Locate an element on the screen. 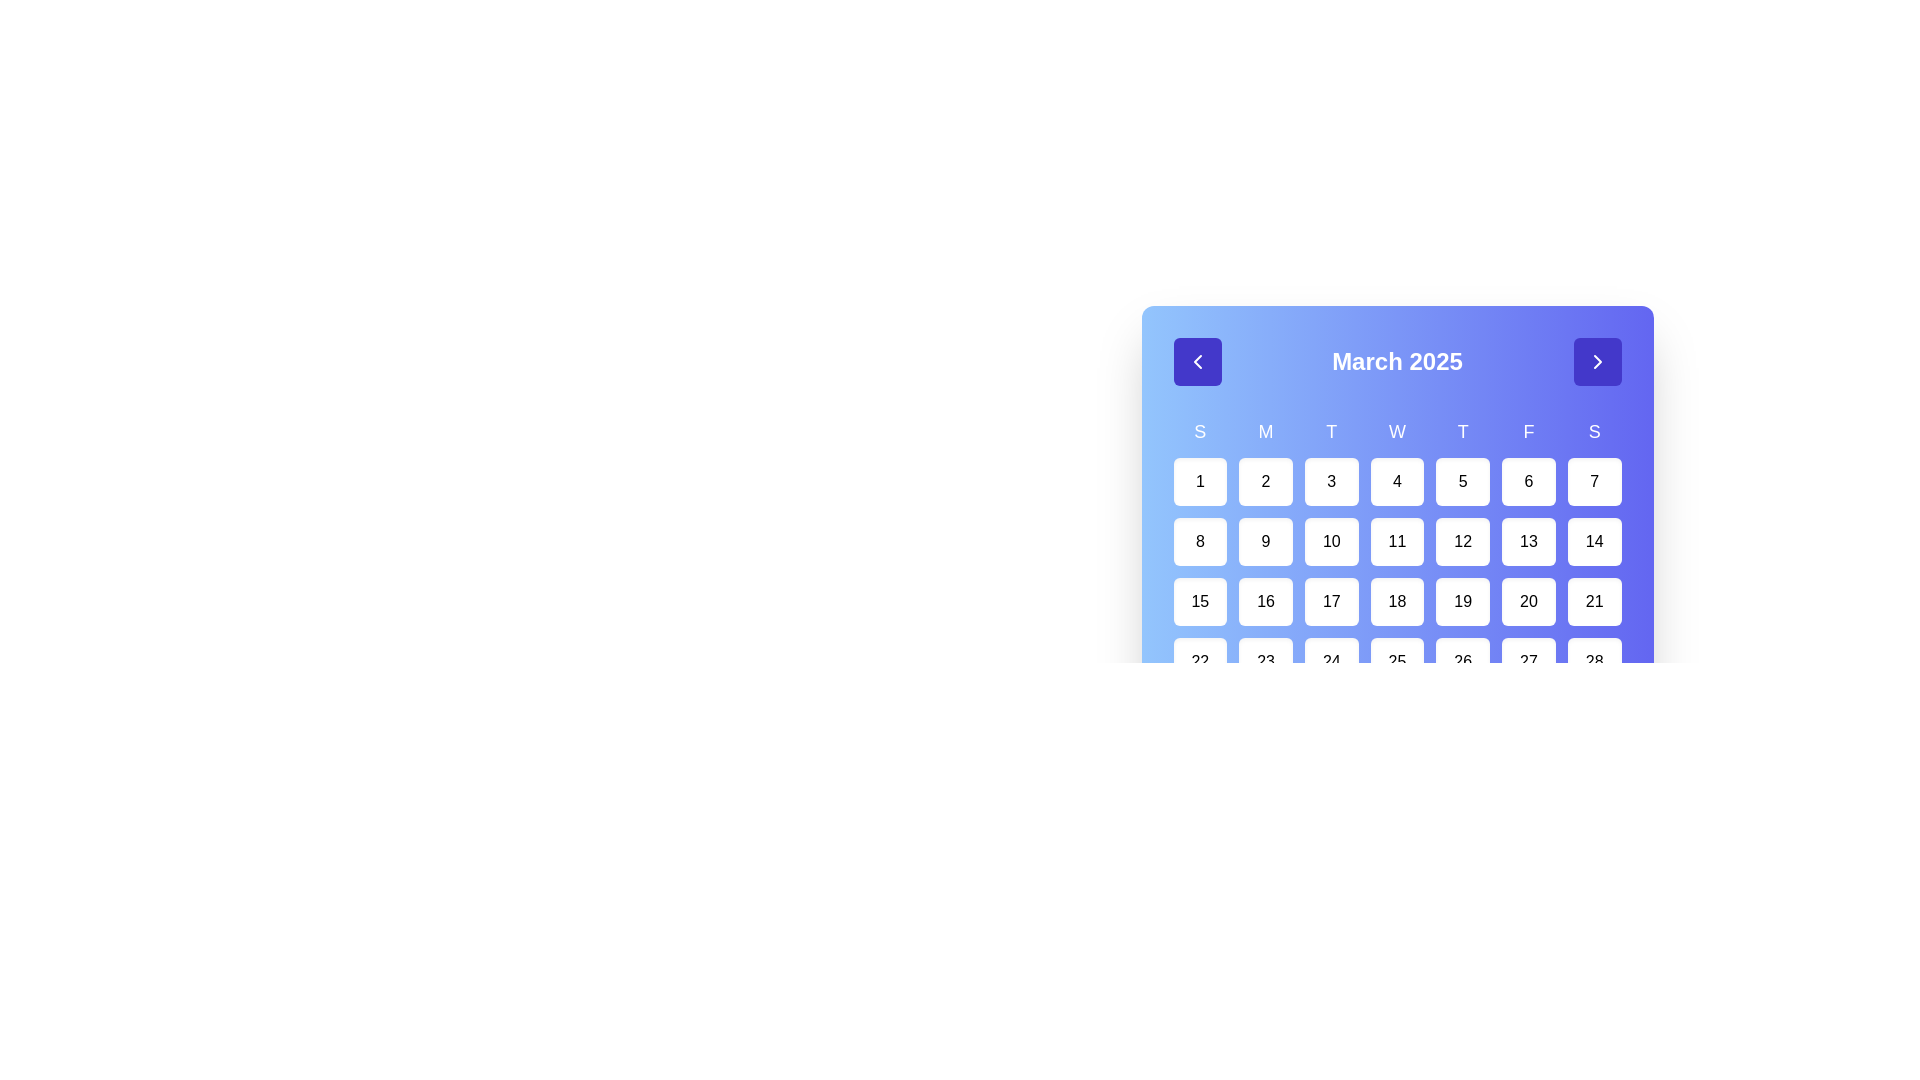 Image resolution: width=1920 pixels, height=1080 pixels. the square-shaped button labeled '10' with a white background and black text, located under the header 'March 2025' in the second row and third column of the grid is located at coordinates (1331, 542).